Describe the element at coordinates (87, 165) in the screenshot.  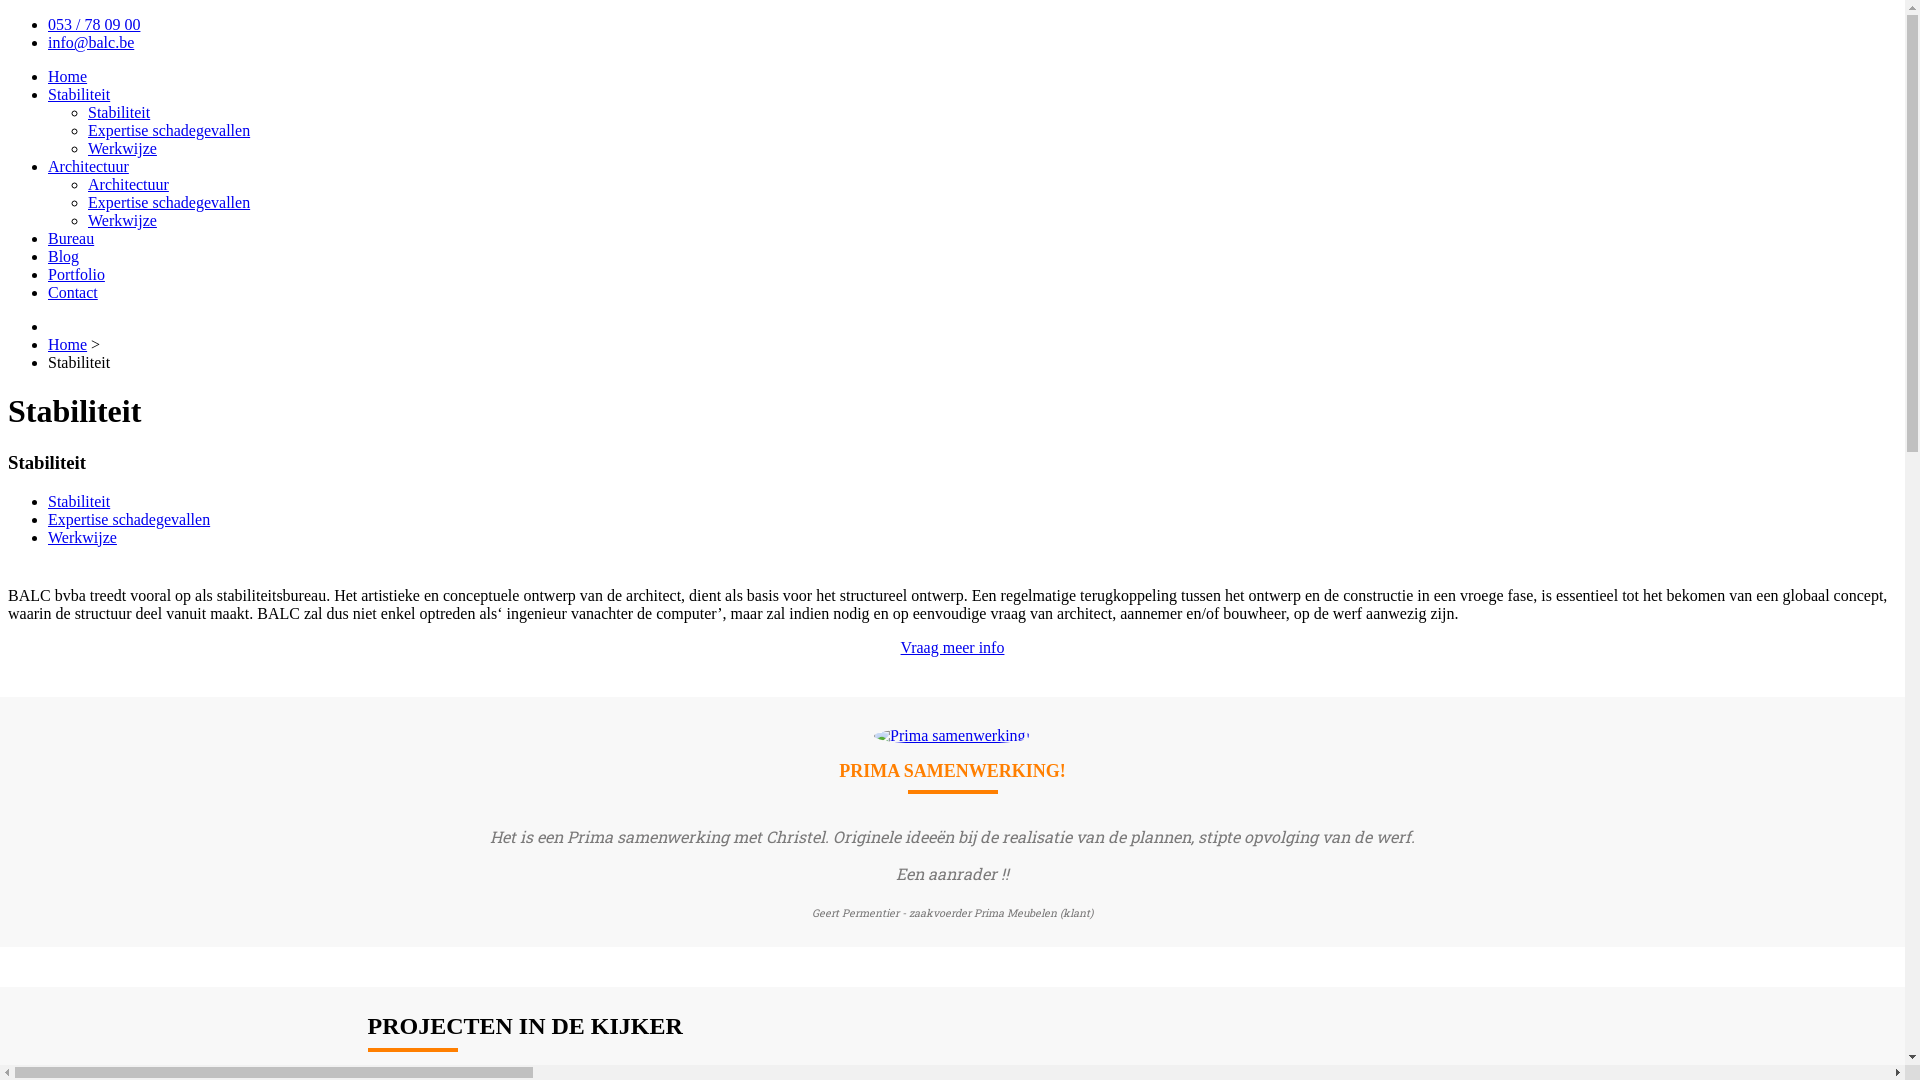
I see `'Architectuur'` at that location.